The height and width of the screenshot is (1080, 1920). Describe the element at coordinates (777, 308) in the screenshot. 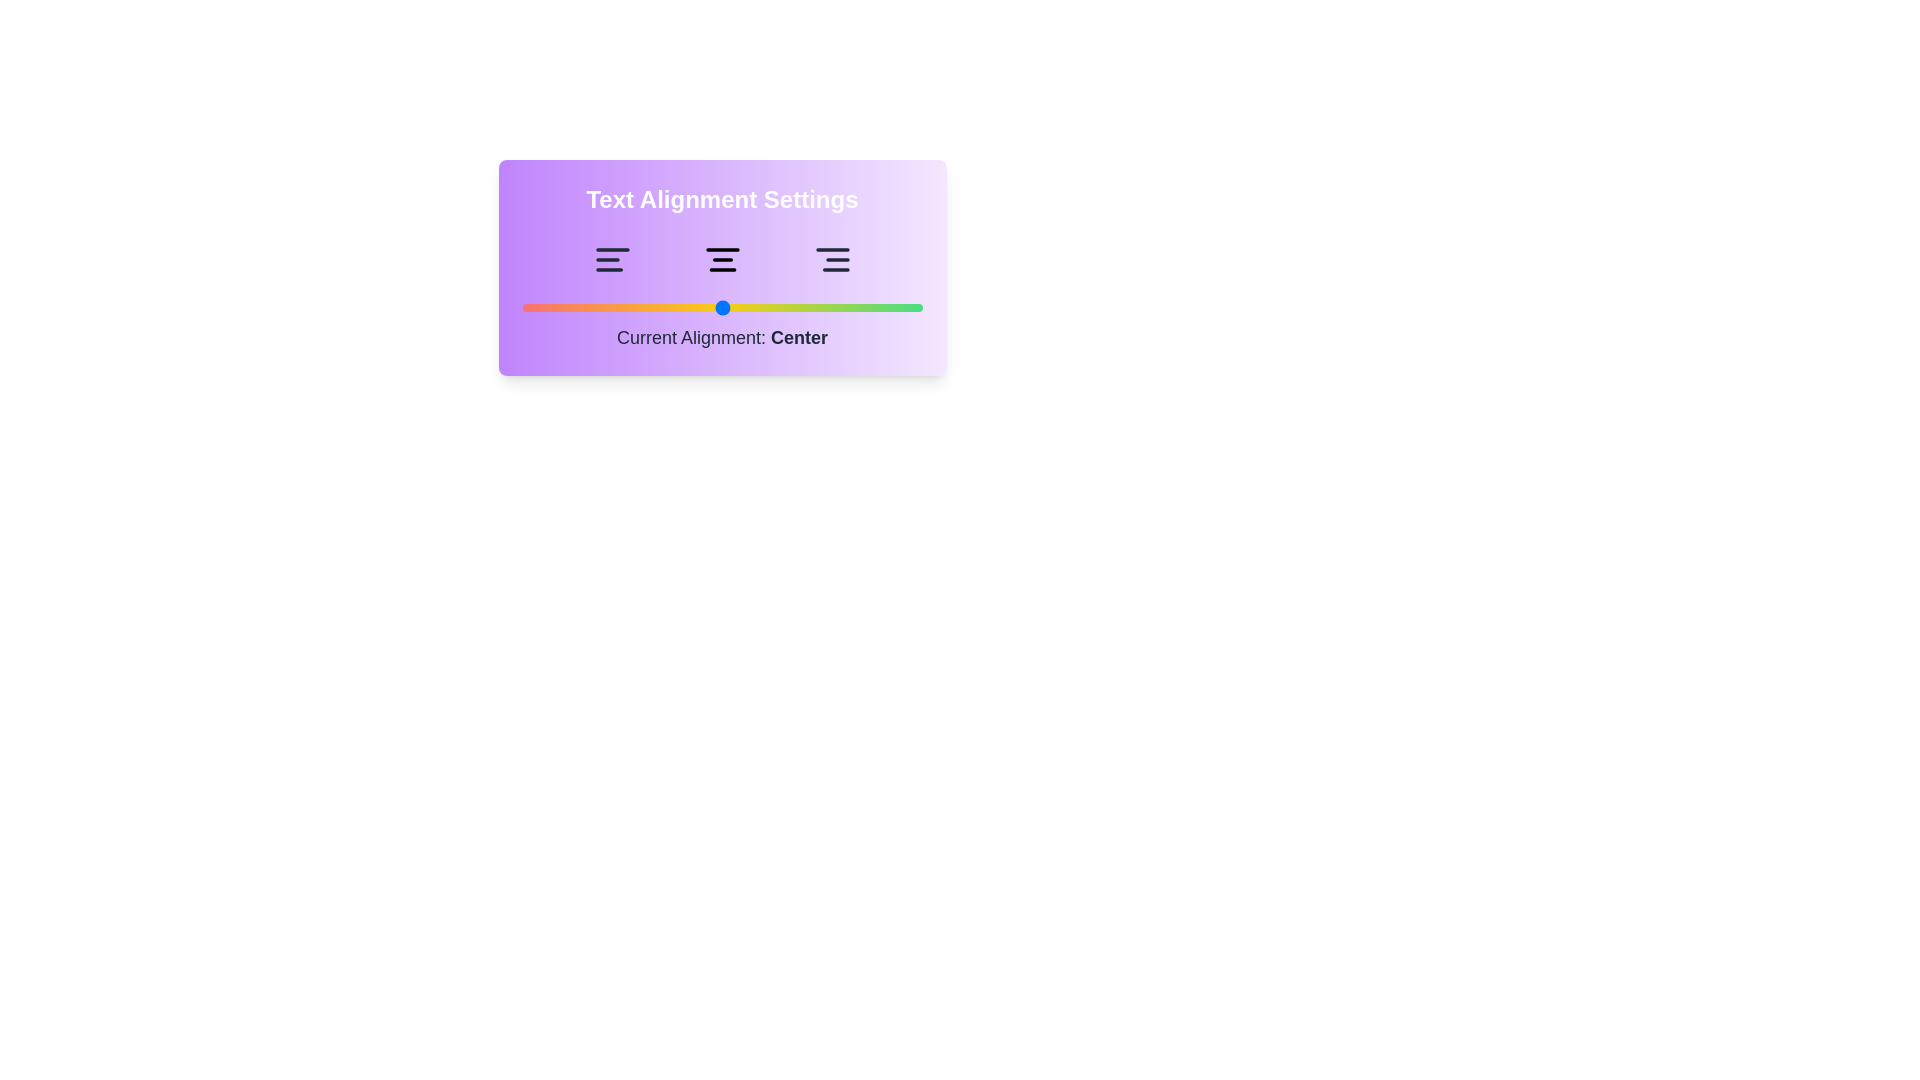

I see `the alignment slider to 64 and observe the text indicator update` at that location.